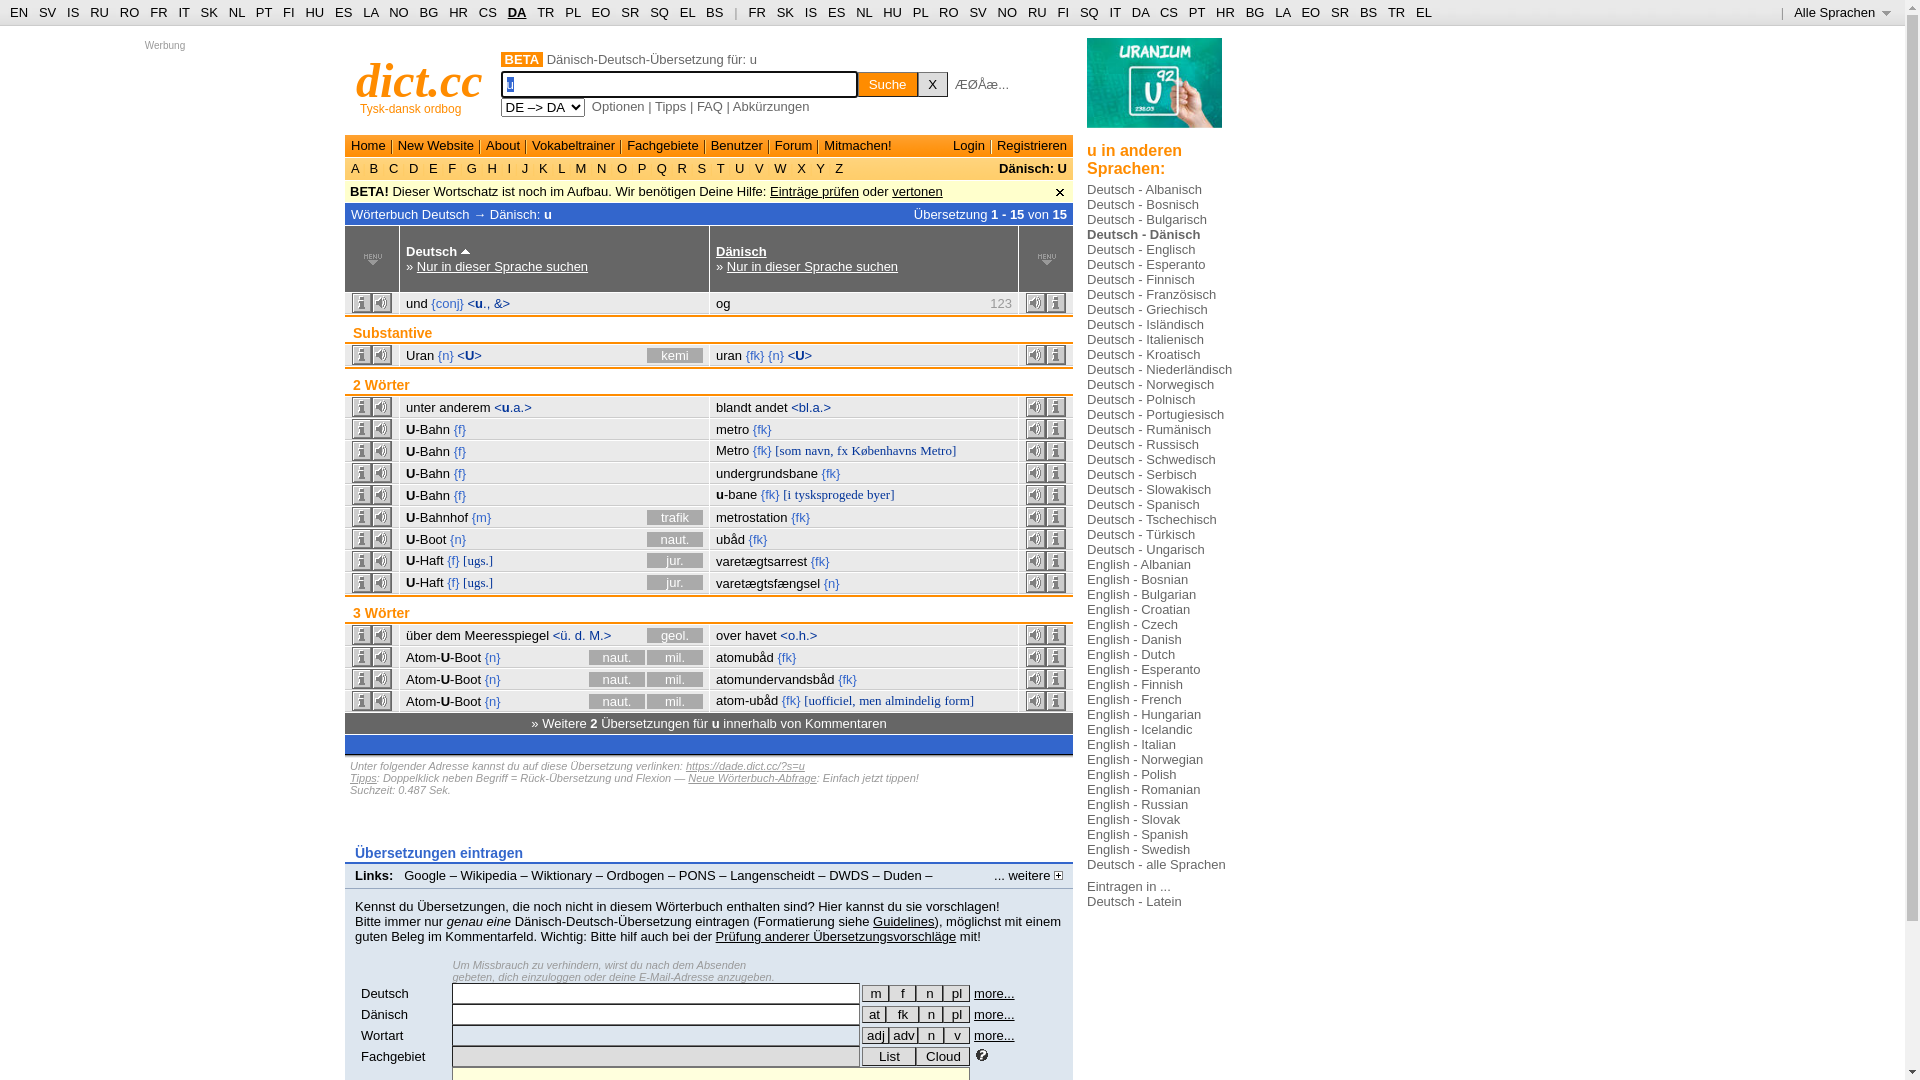 This screenshot has width=1920, height=1080. Describe the element at coordinates (1085, 413) in the screenshot. I see `'Deutsch - Portugiesisch'` at that location.